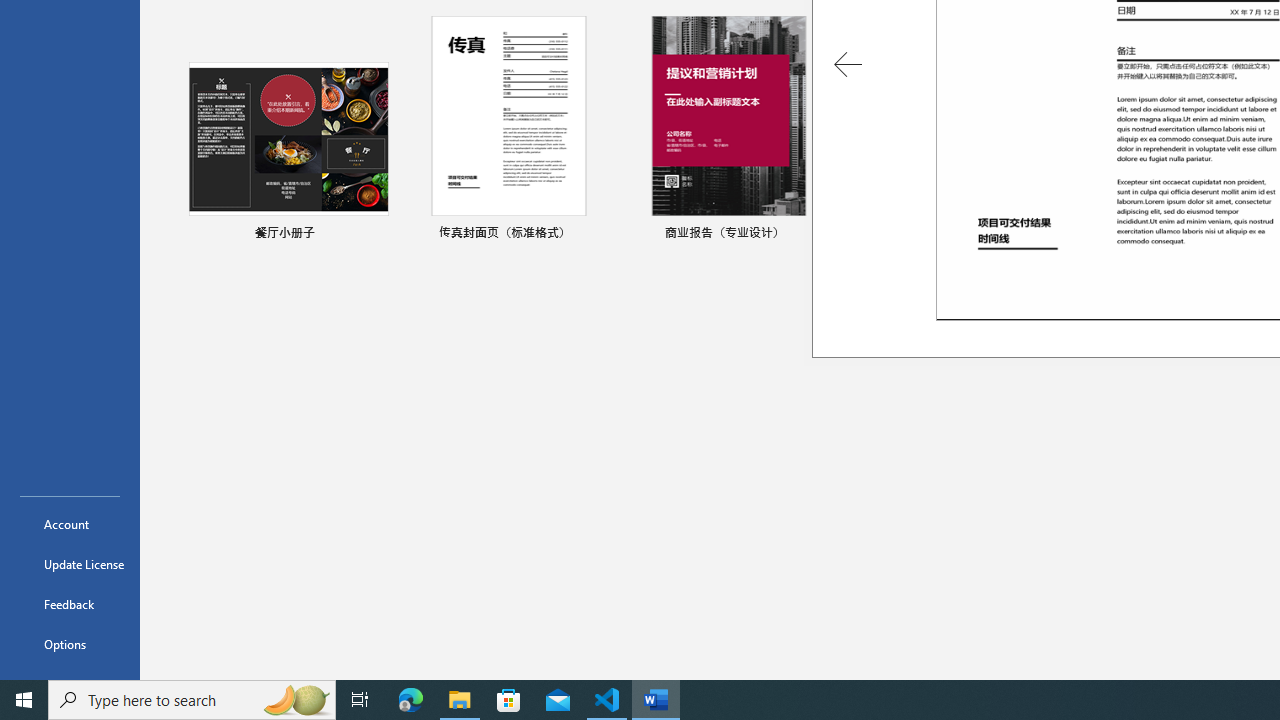 This screenshot has width=1280, height=720. I want to click on 'Feedback', so click(69, 603).